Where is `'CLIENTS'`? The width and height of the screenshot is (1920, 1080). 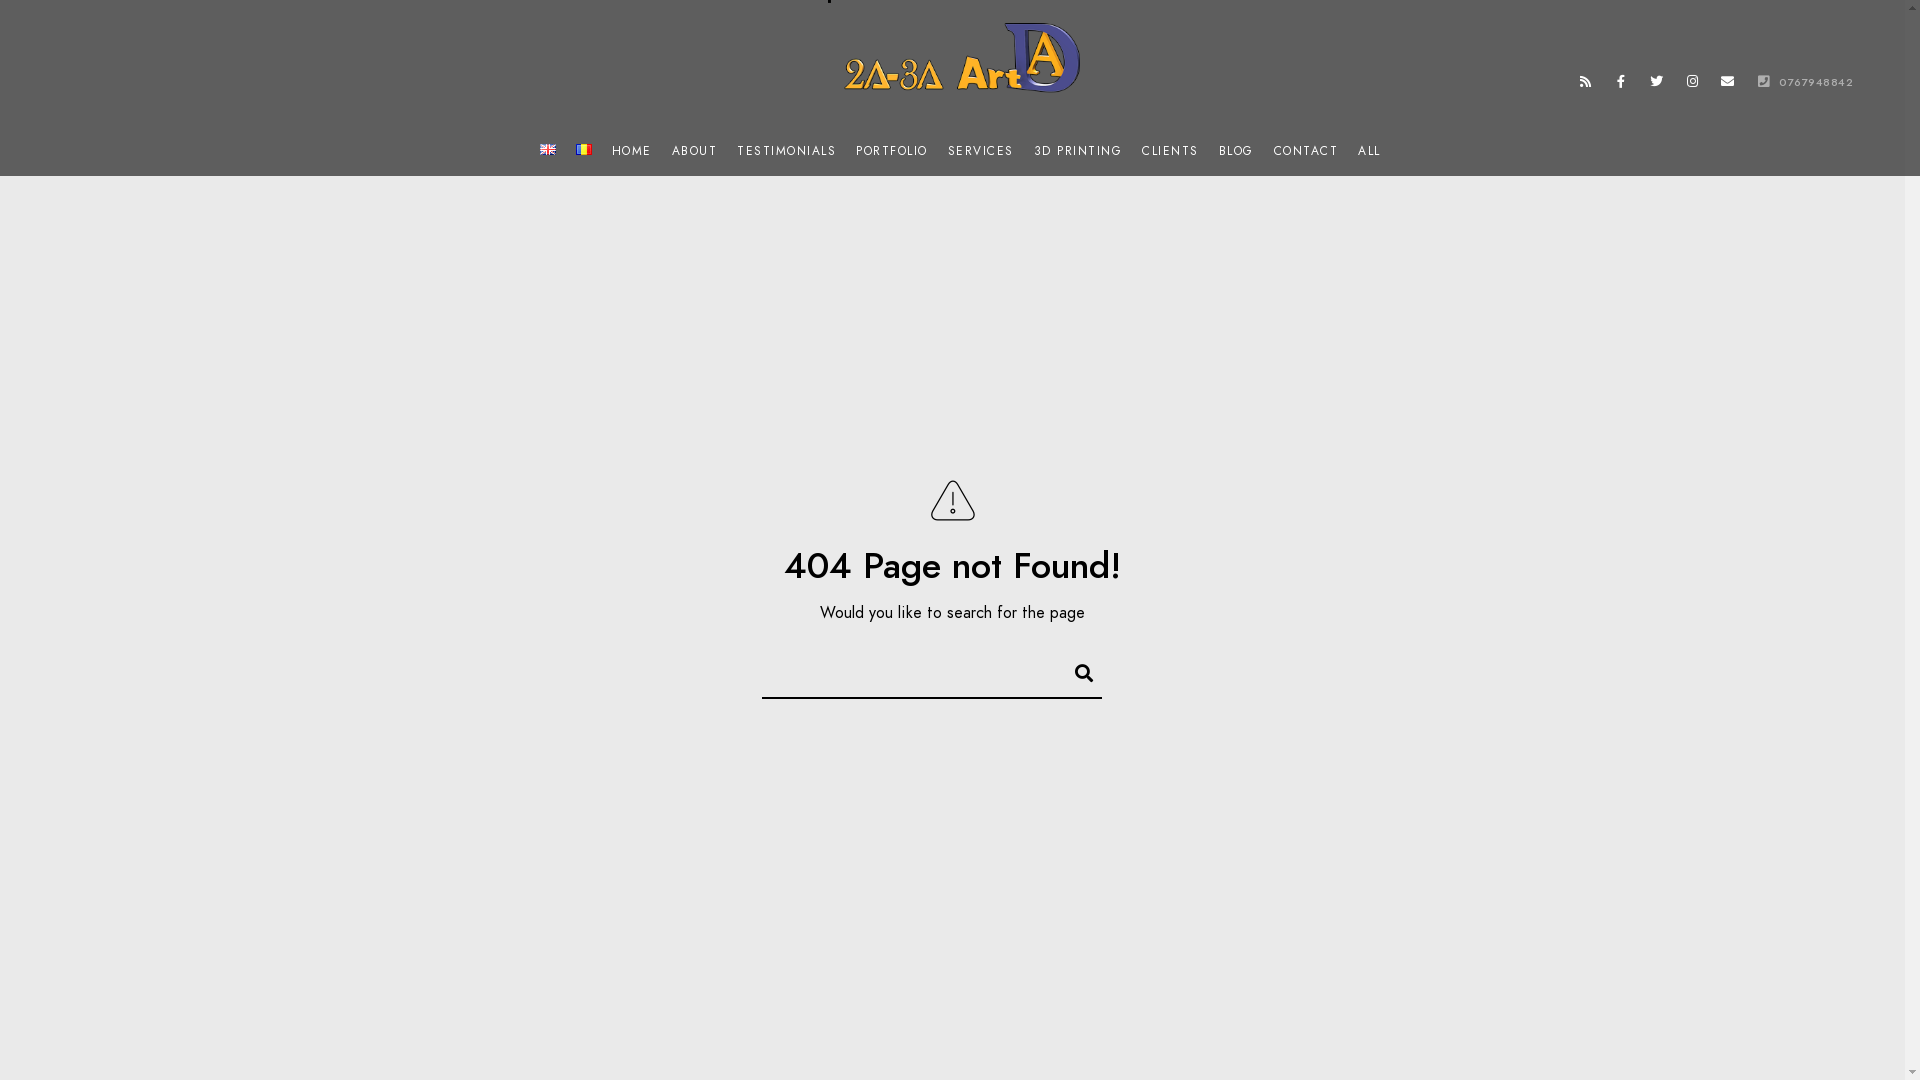
'CLIENTS' is located at coordinates (1170, 149).